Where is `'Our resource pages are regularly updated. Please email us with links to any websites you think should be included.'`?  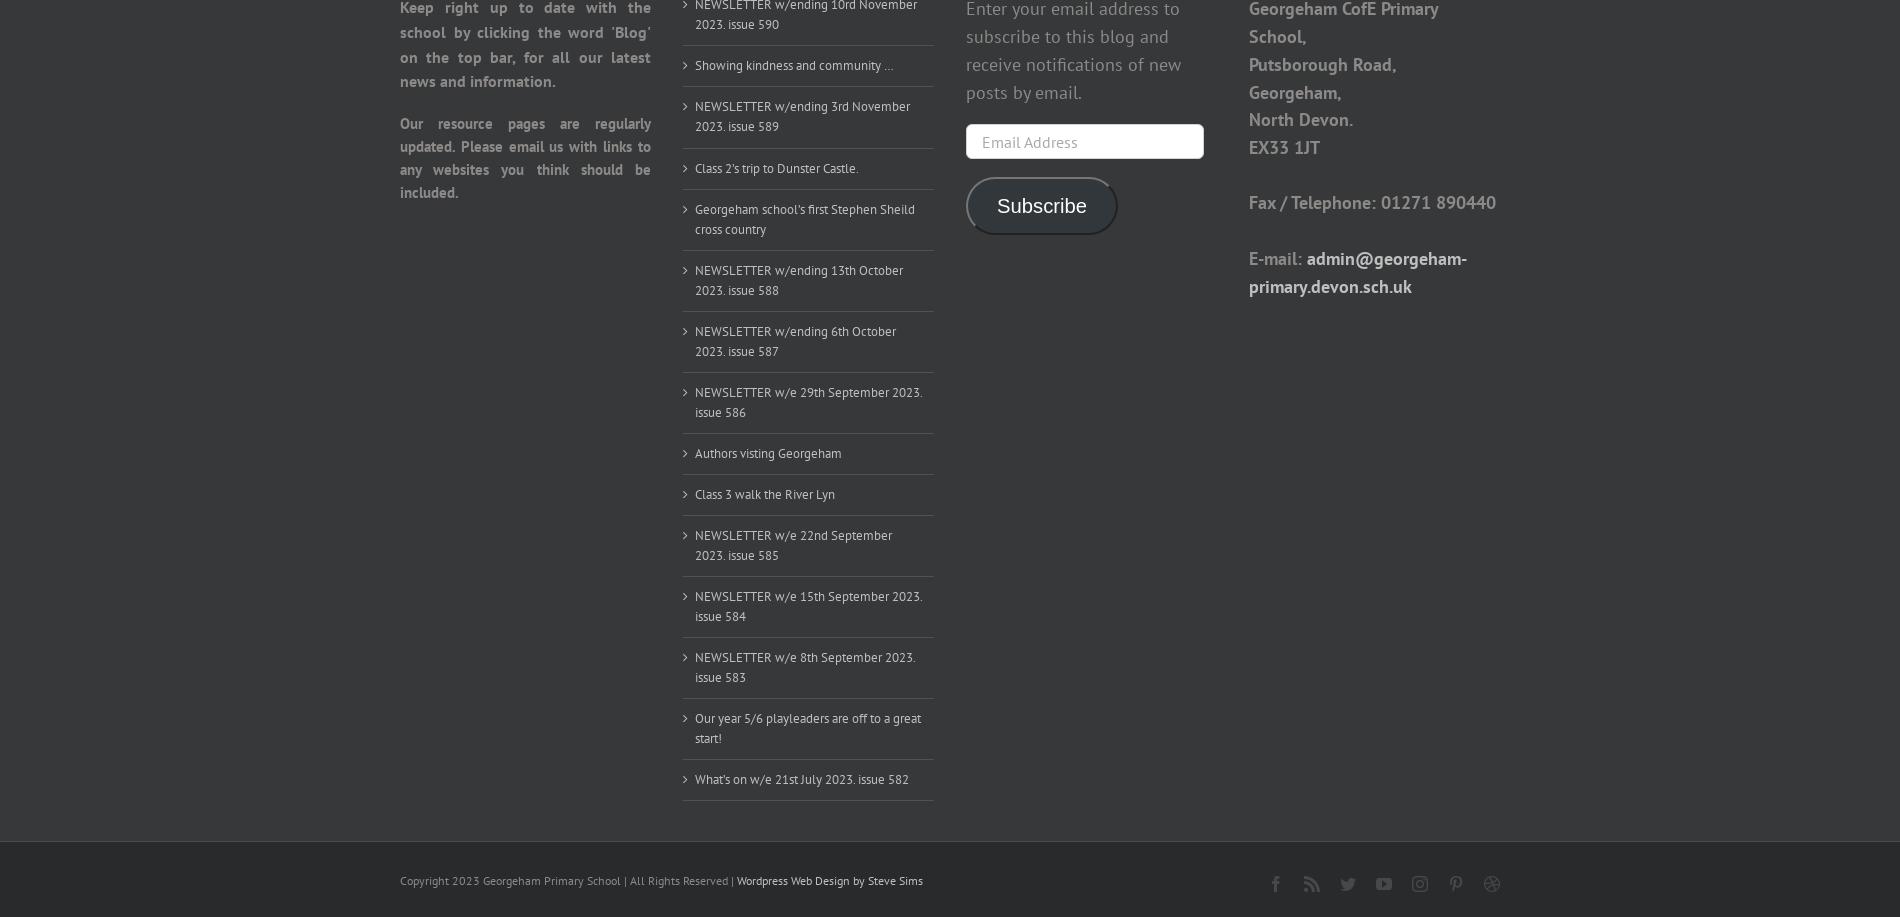 'Our resource pages are regularly updated. Please email us with links to any websites you think should be included.' is located at coordinates (398, 157).